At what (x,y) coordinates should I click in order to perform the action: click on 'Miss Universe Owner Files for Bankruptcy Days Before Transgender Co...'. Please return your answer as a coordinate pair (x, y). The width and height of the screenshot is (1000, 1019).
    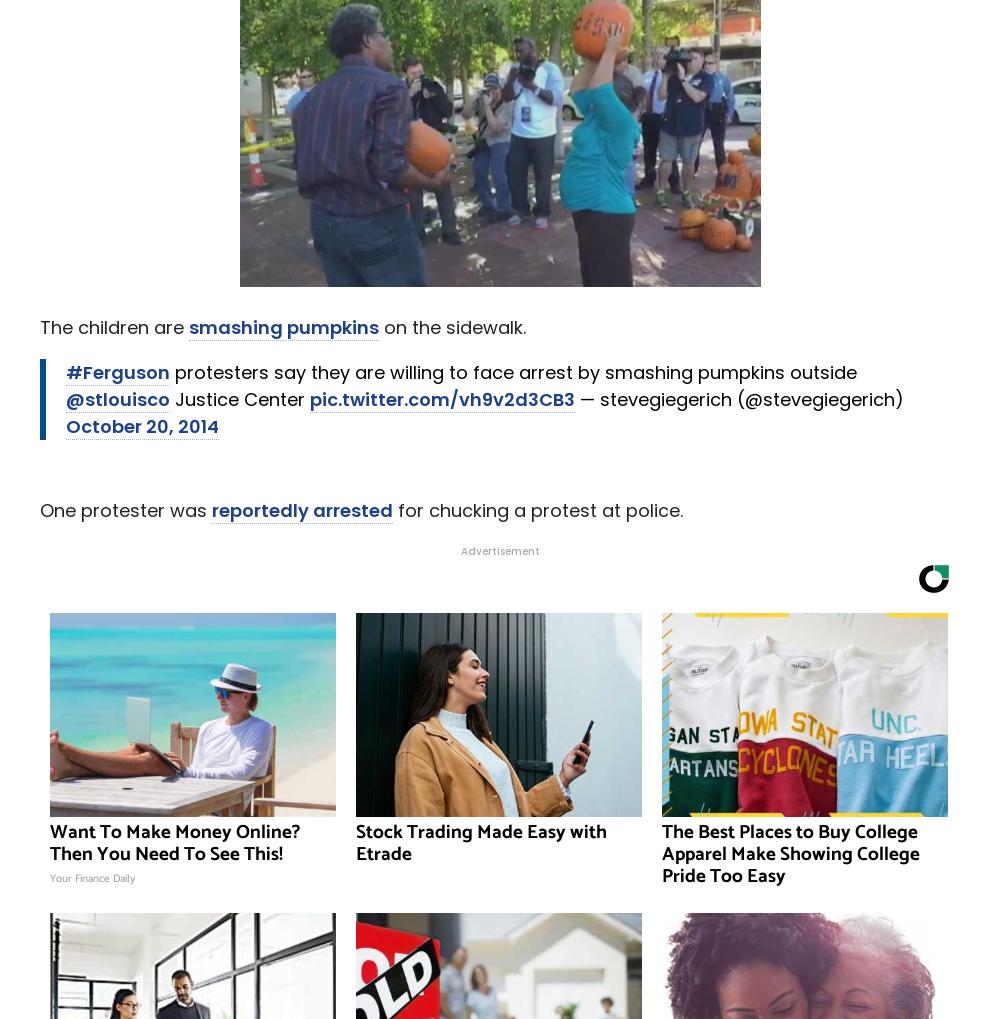
    Looking at the image, I should click on (380, 314).